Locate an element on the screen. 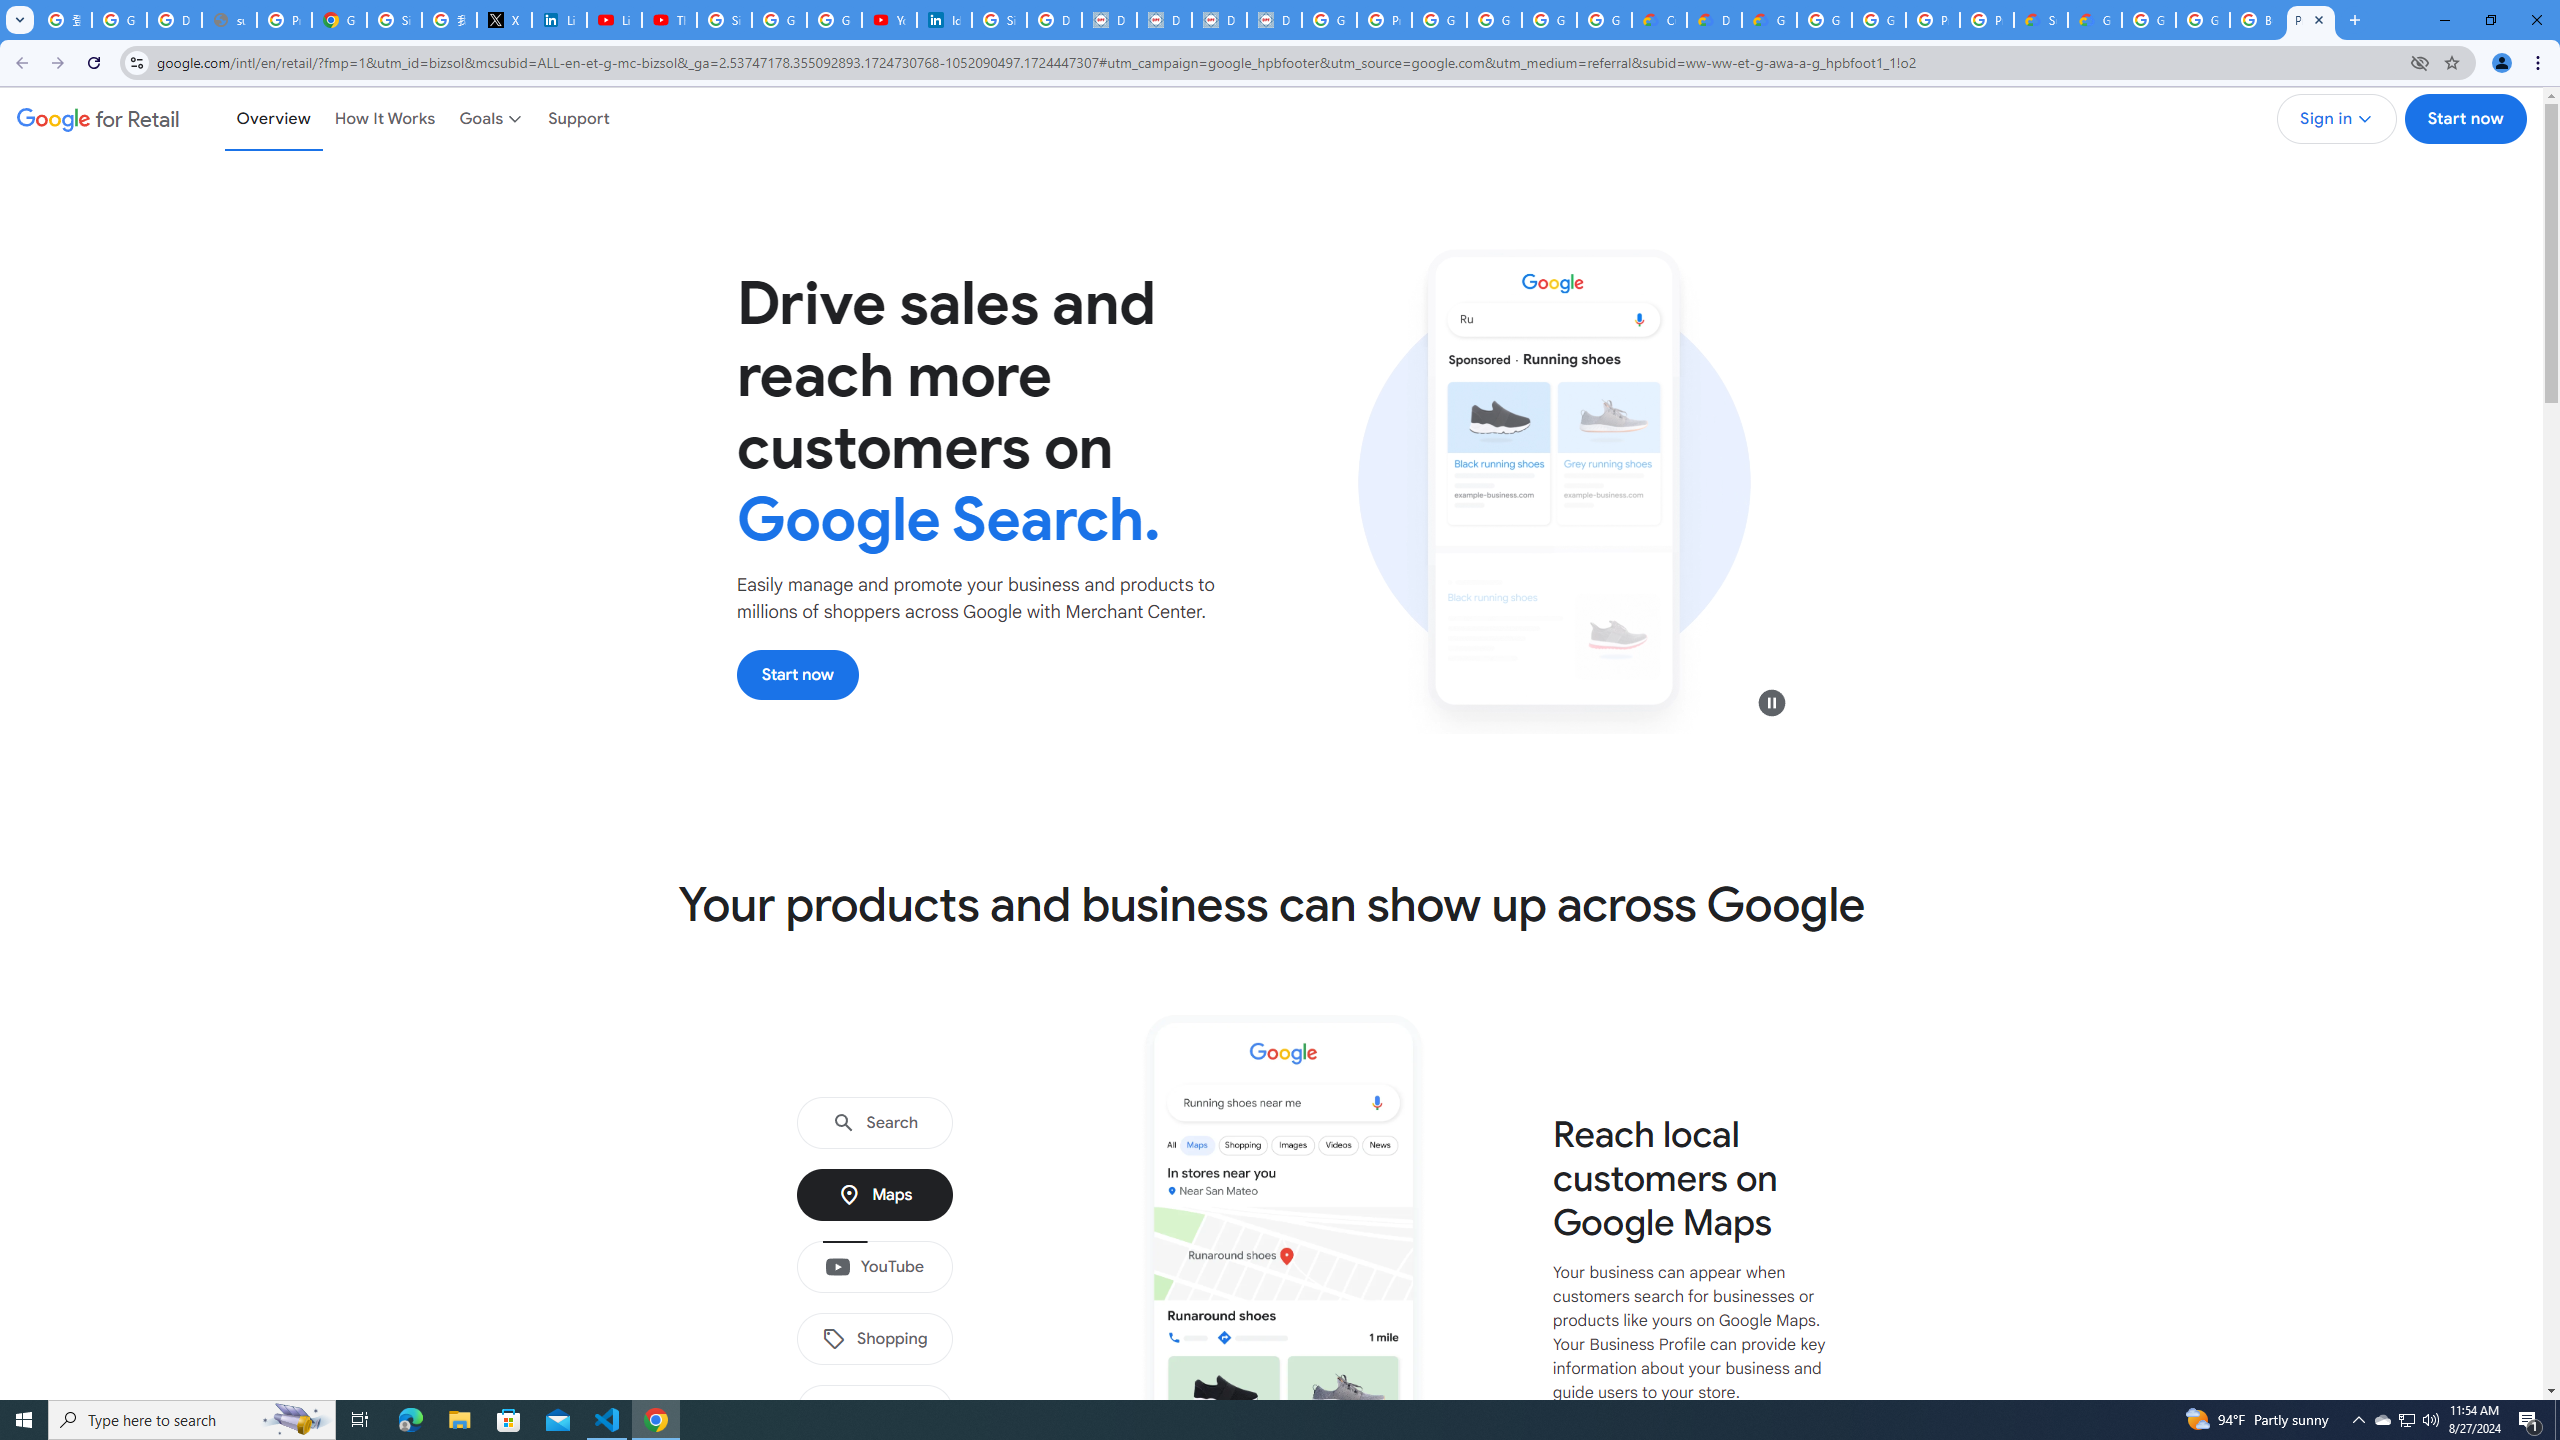 The width and height of the screenshot is (2560, 1440). 'Pause animation' is located at coordinates (1772, 701).